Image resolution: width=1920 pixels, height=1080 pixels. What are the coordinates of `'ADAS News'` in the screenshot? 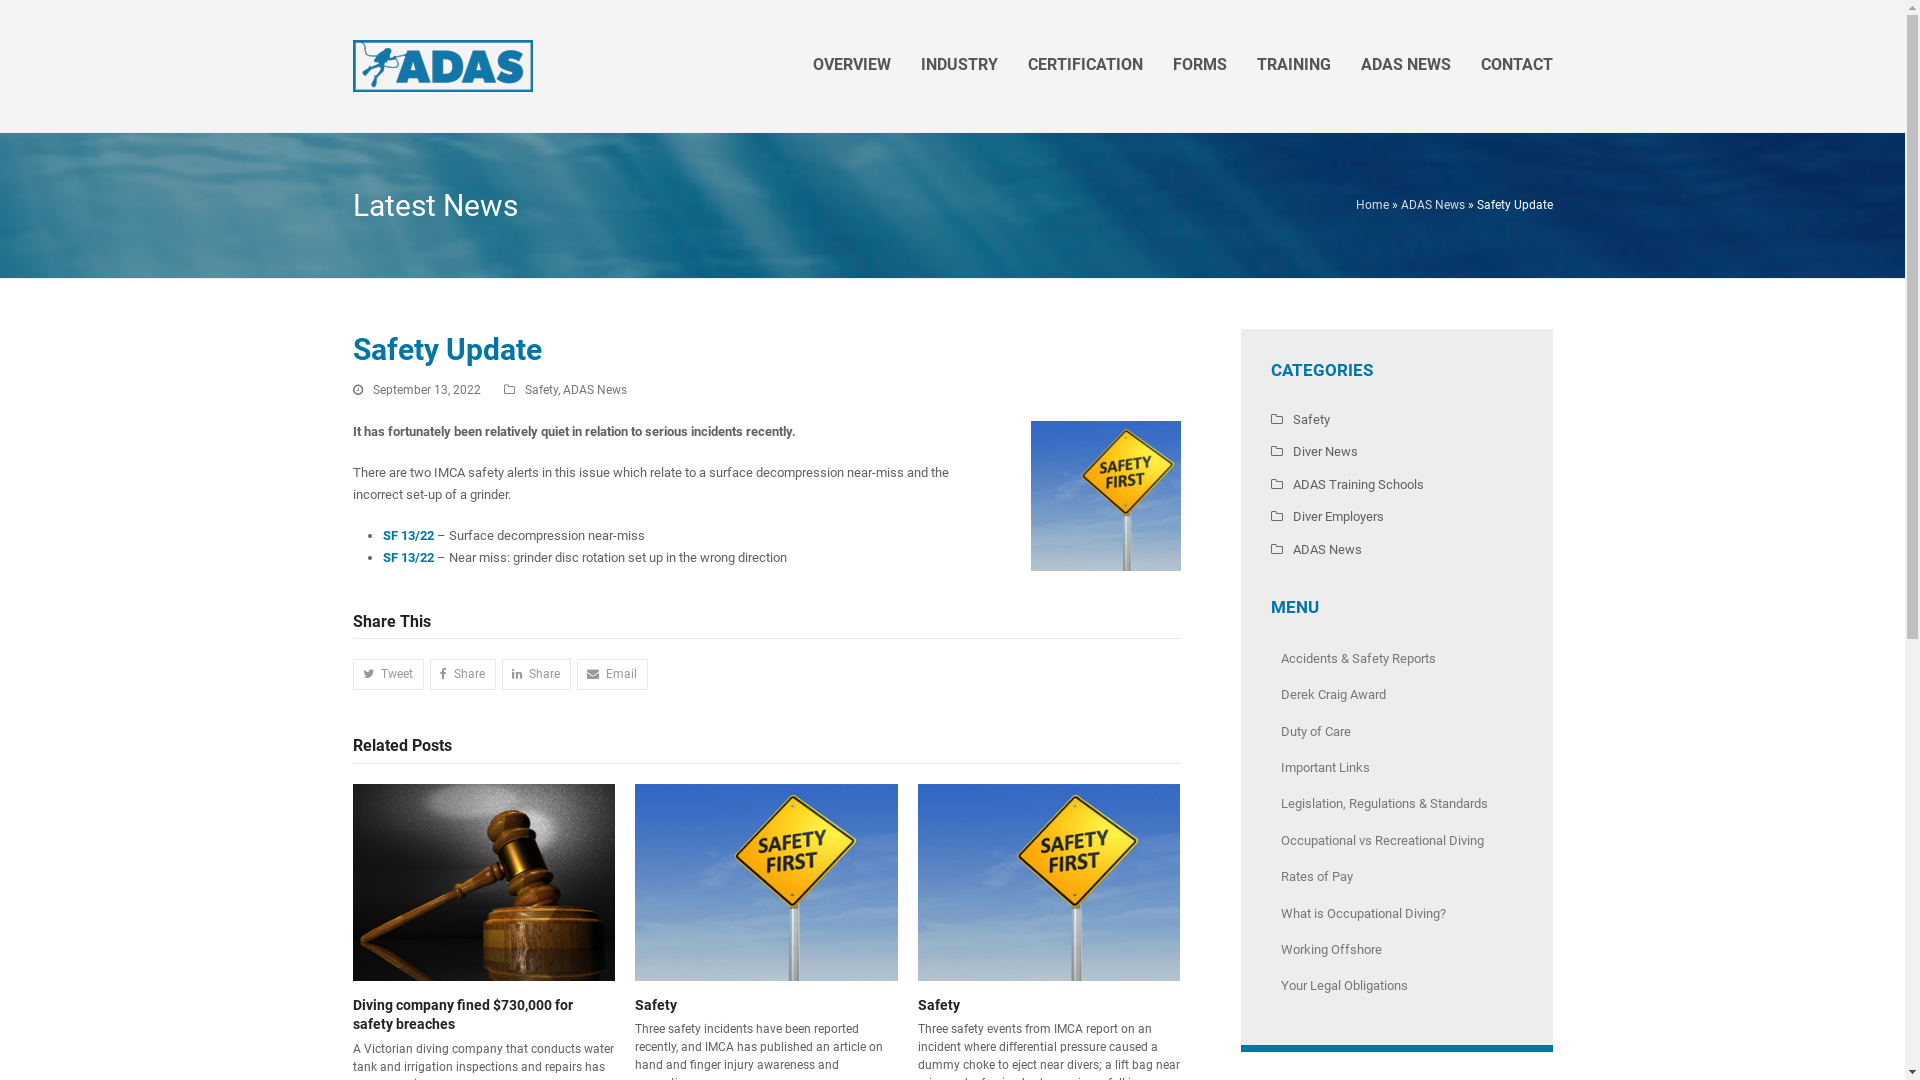 It's located at (1315, 549).